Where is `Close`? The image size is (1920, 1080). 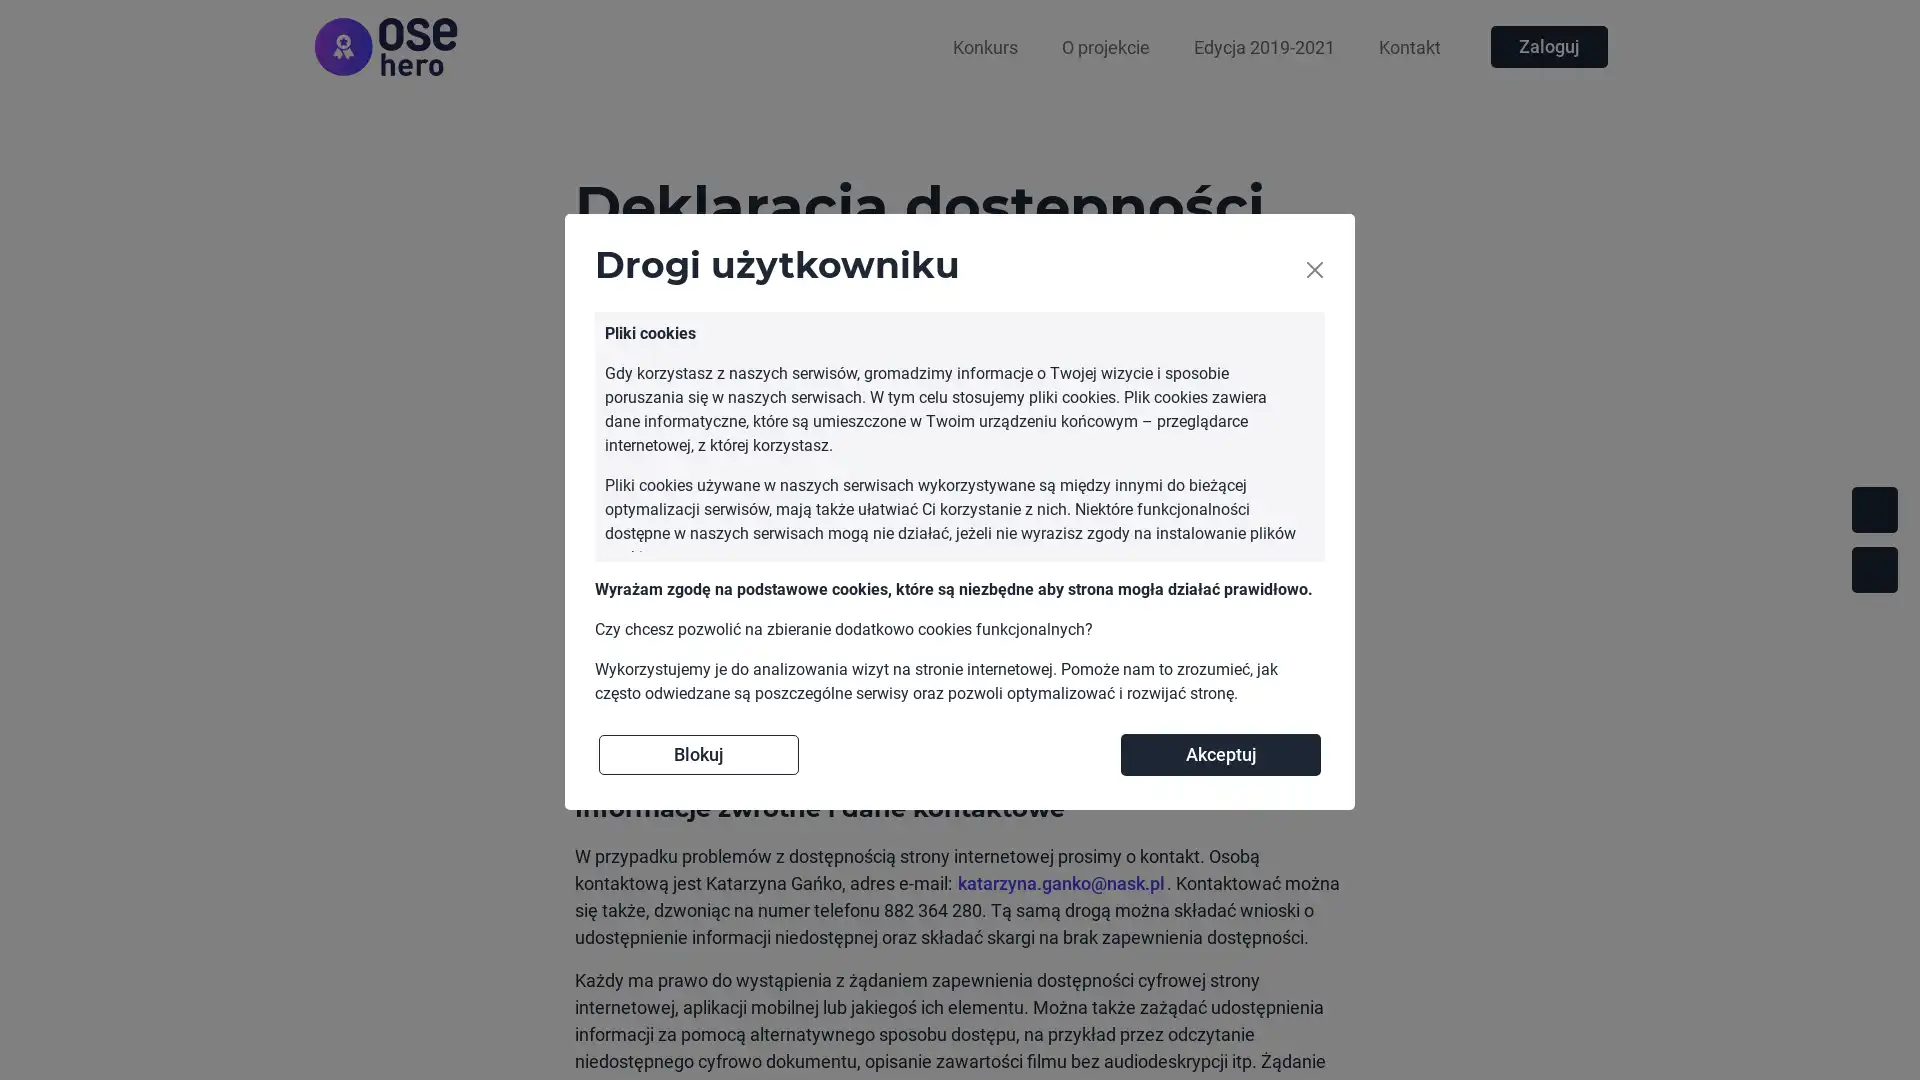
Close is located at coordinates (1315, 270).